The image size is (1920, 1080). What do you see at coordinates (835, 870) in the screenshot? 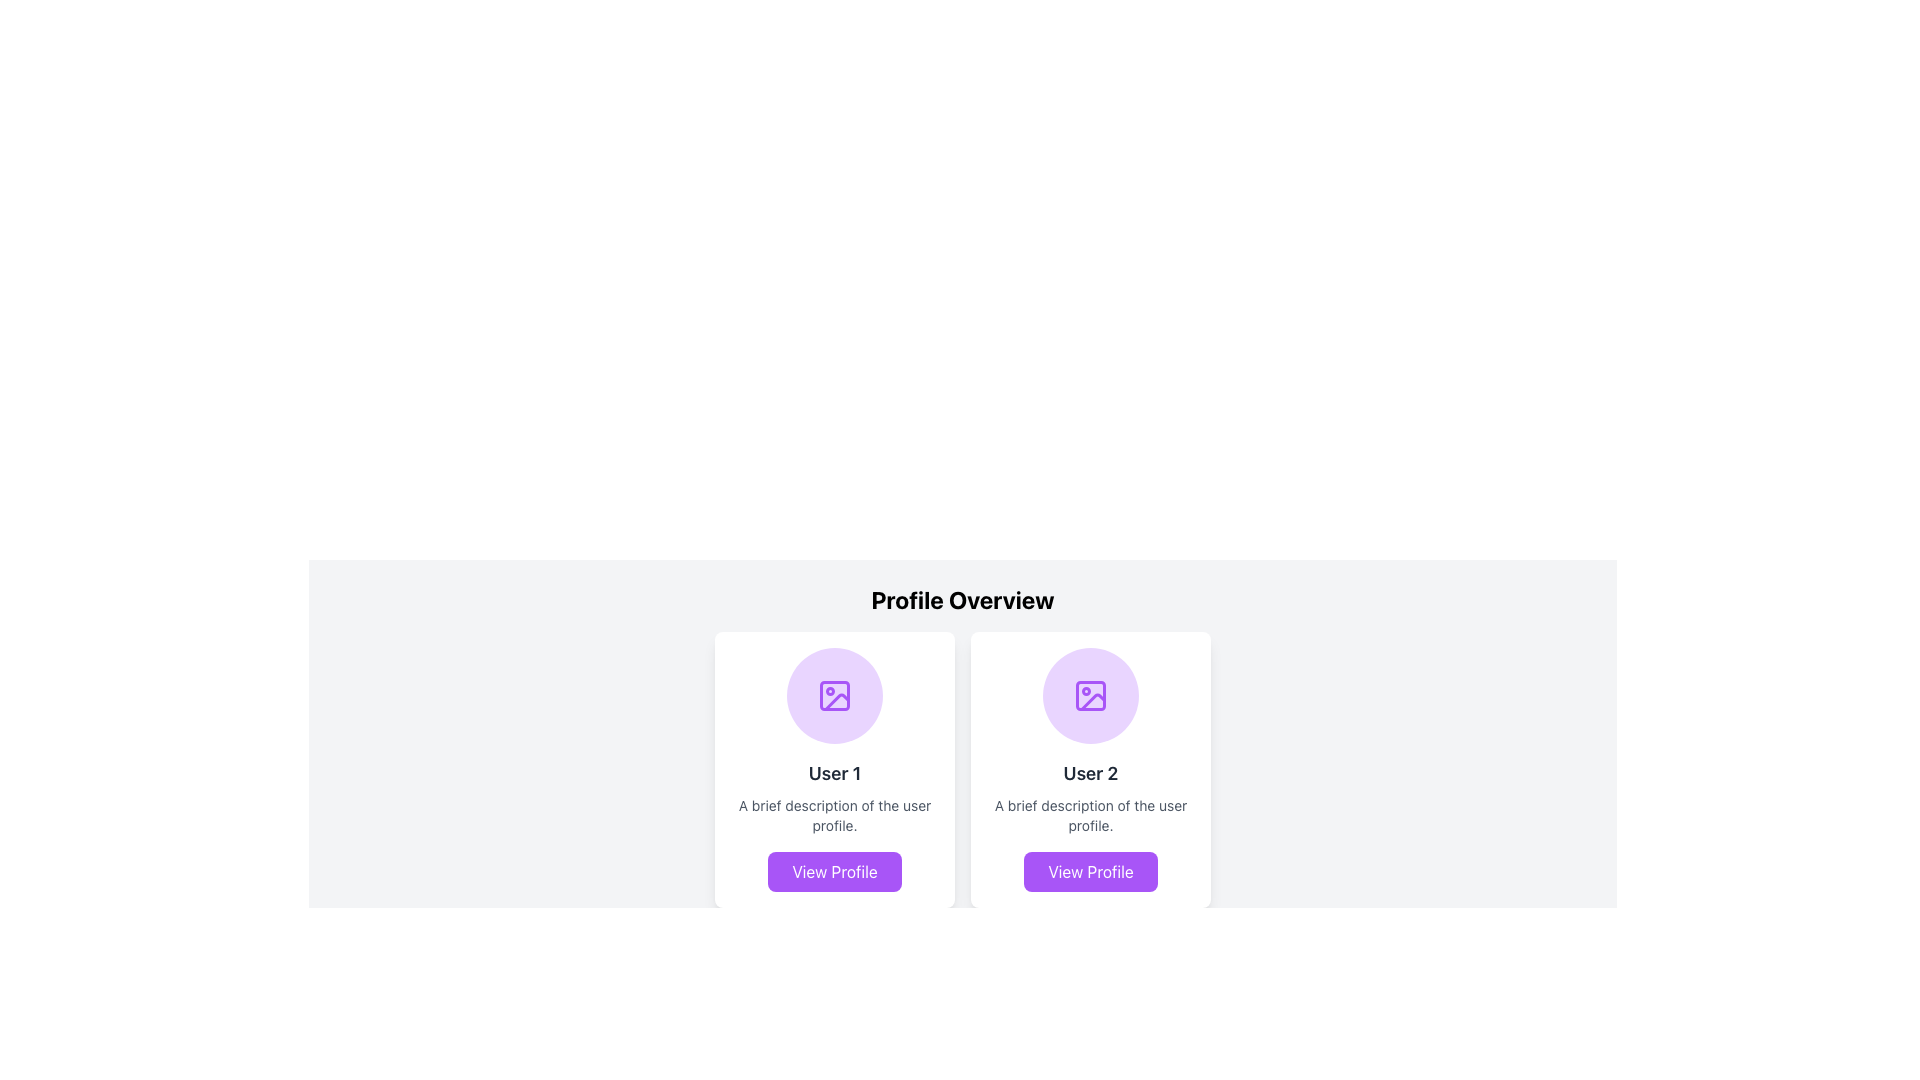
I see `the button at the bottom-center of the user profile card` at bounding box center [835, 870].